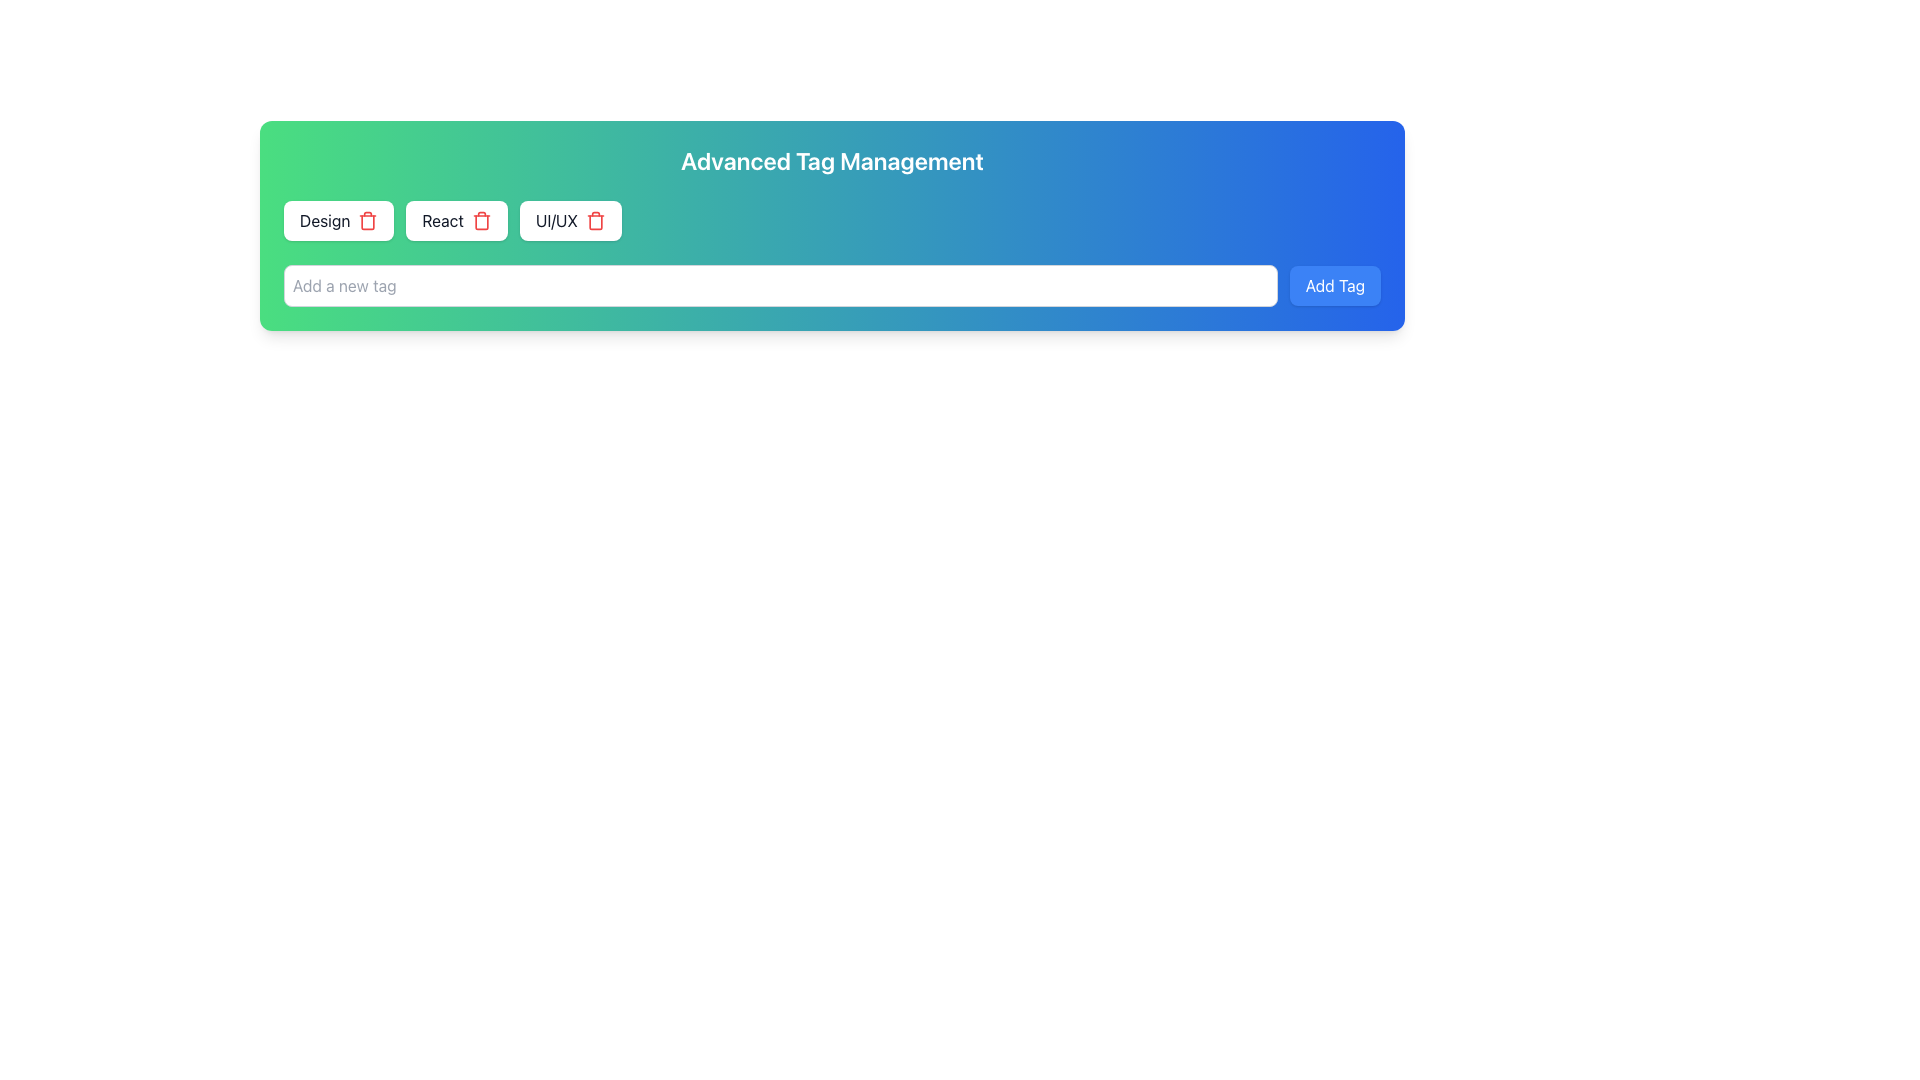 The height and width of the screenshot is (1080, 1920). I want to click on the text value of the second tag in the 'Advanced Tag Management' section, which is positioned between the 'Design' and 'UI/UX' tags, so click(442, 220).